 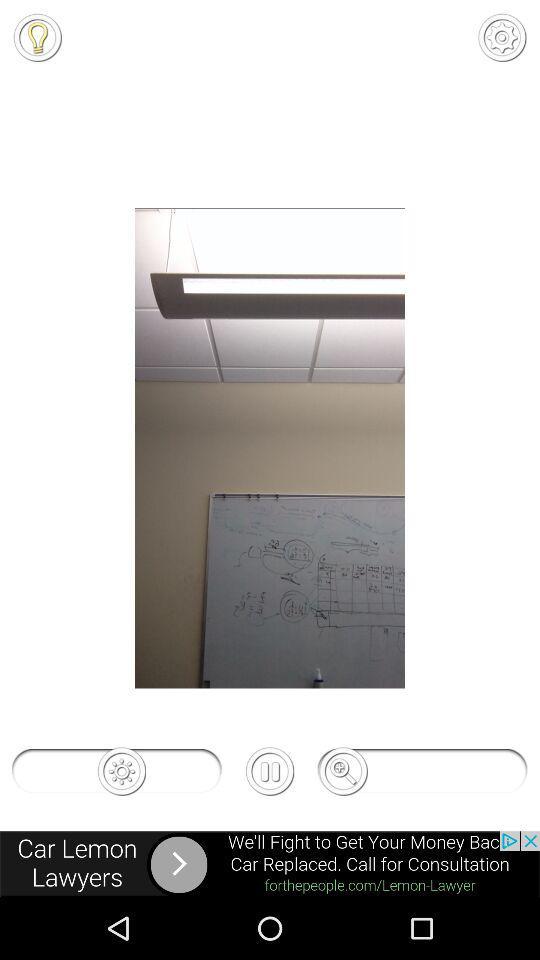 What do you see at coordinates (270, 863) in the screenshot?
I see `open advertisement` at bounding box center [270, 863].